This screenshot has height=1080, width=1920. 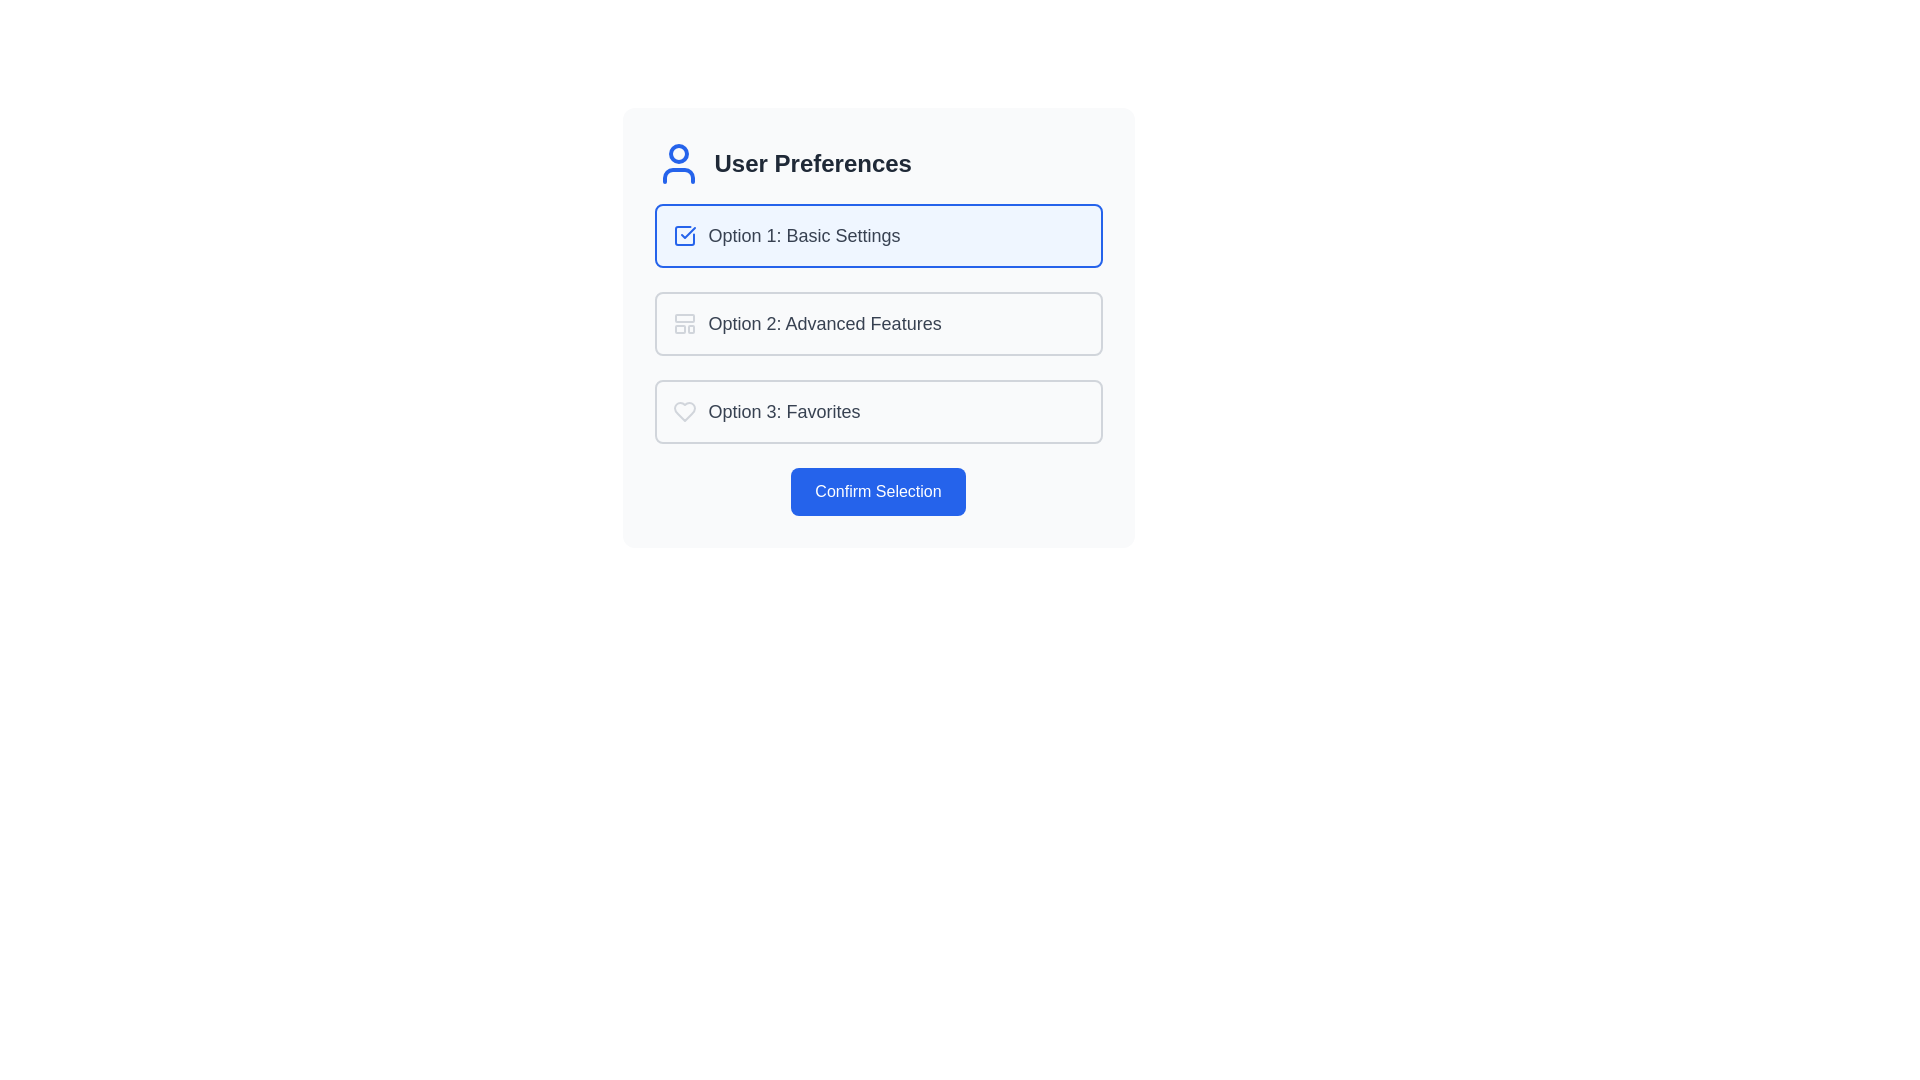 I want to click on the second selectable option in the 'User Preferences' card, so click(x=878, y=323).